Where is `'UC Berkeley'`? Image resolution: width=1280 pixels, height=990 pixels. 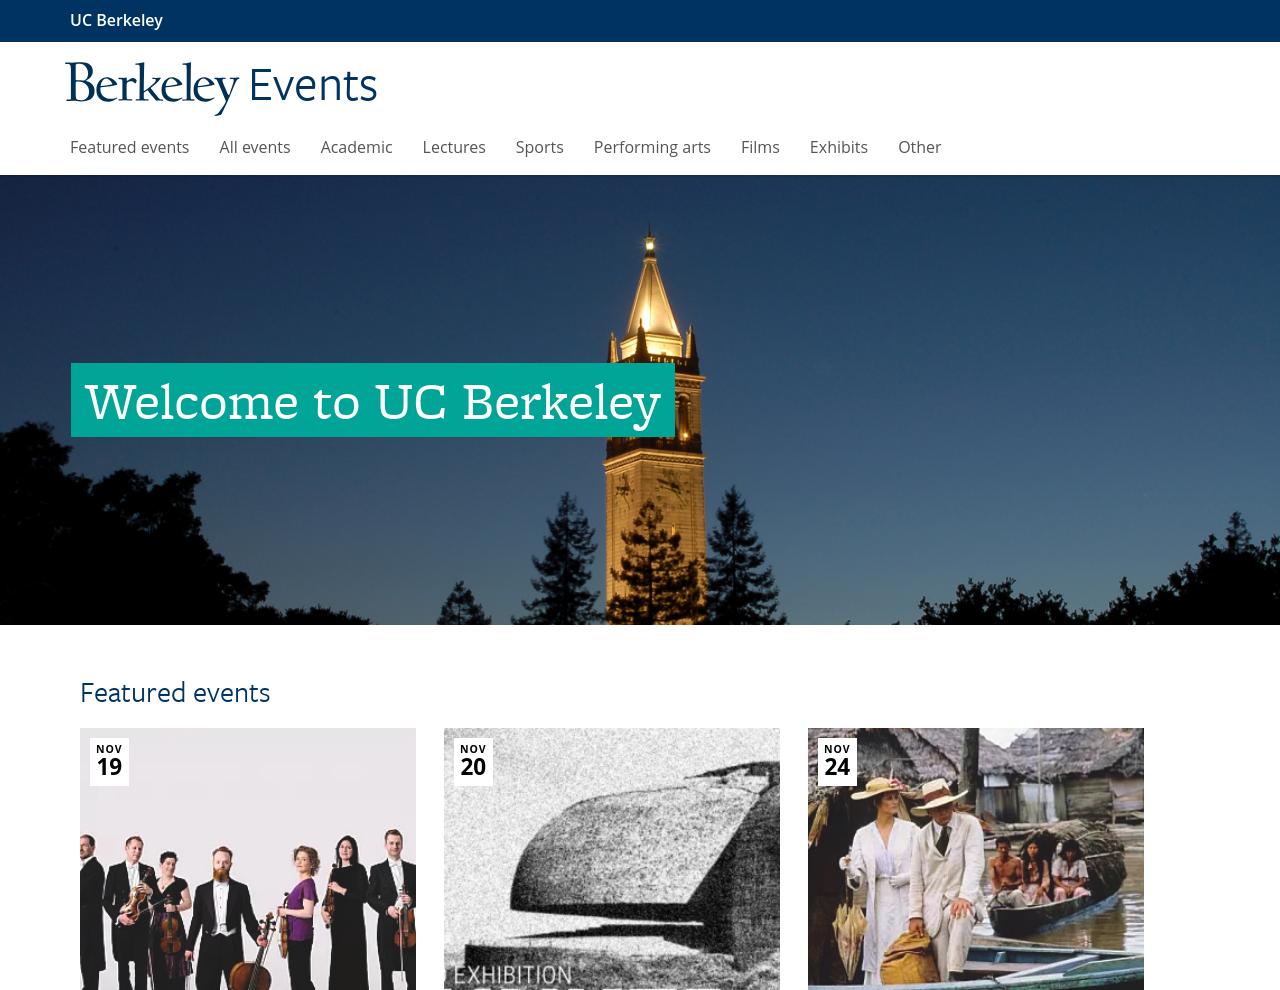 'UC Berkeley' is located at coordinates (114, 18).